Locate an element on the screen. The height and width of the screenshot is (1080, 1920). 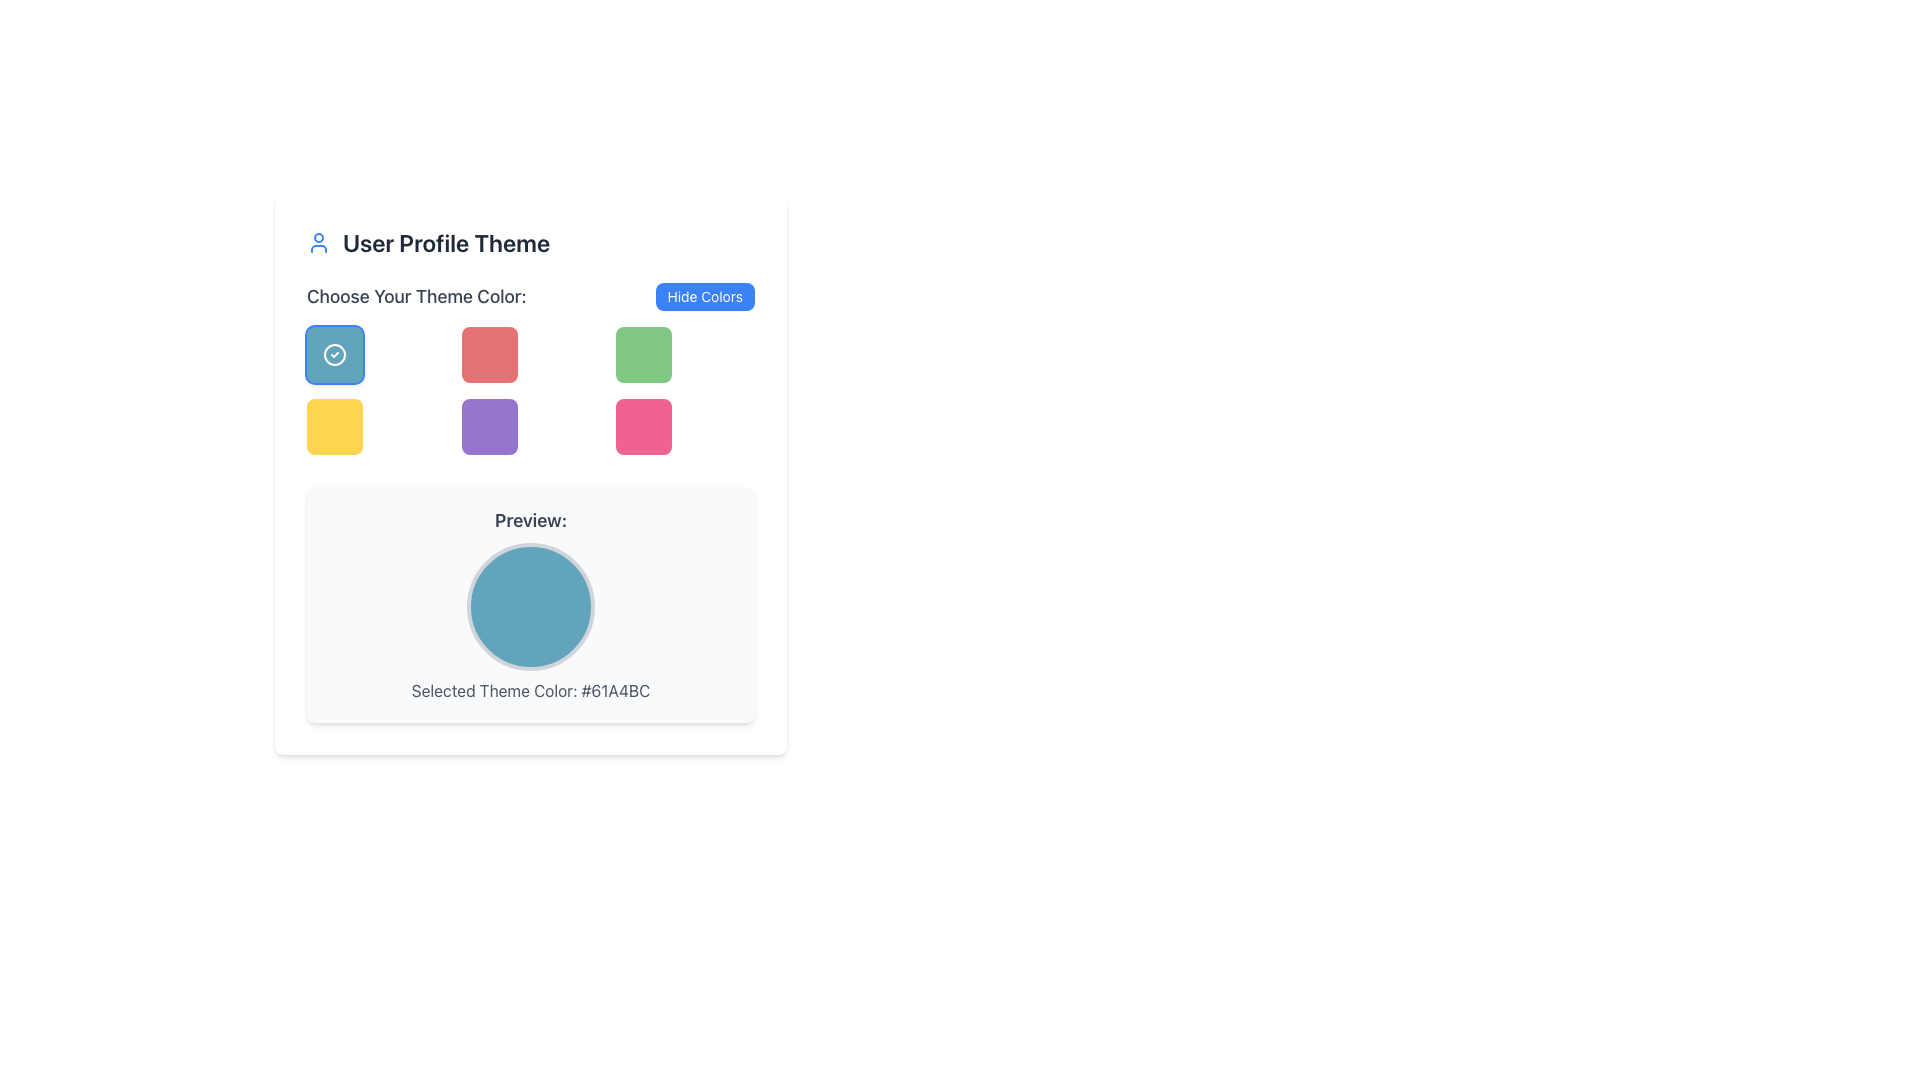
the first circle icon in the blue button on the left side of the theme color selection area is located at coordinates (335, 353).